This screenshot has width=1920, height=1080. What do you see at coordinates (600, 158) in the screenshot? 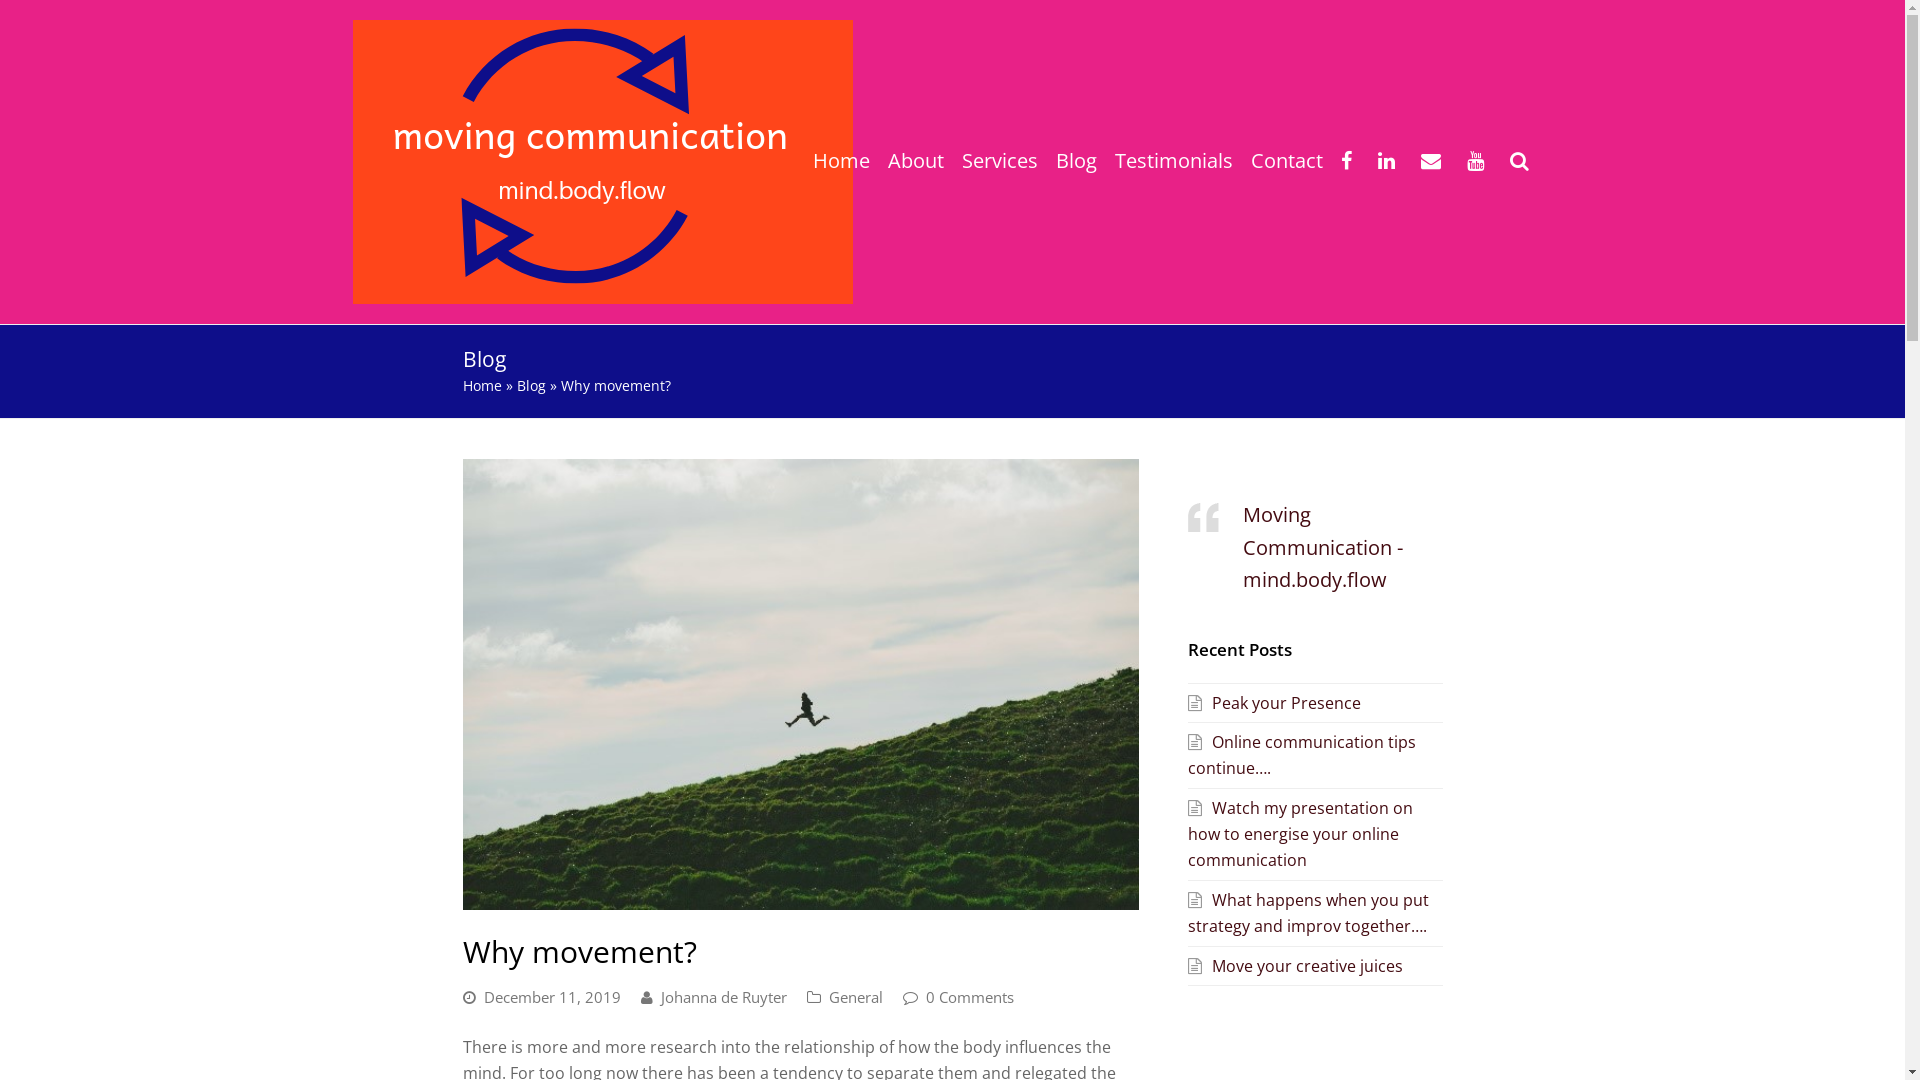
I see `'Moving Communication'` at bounding box center [600, 158].